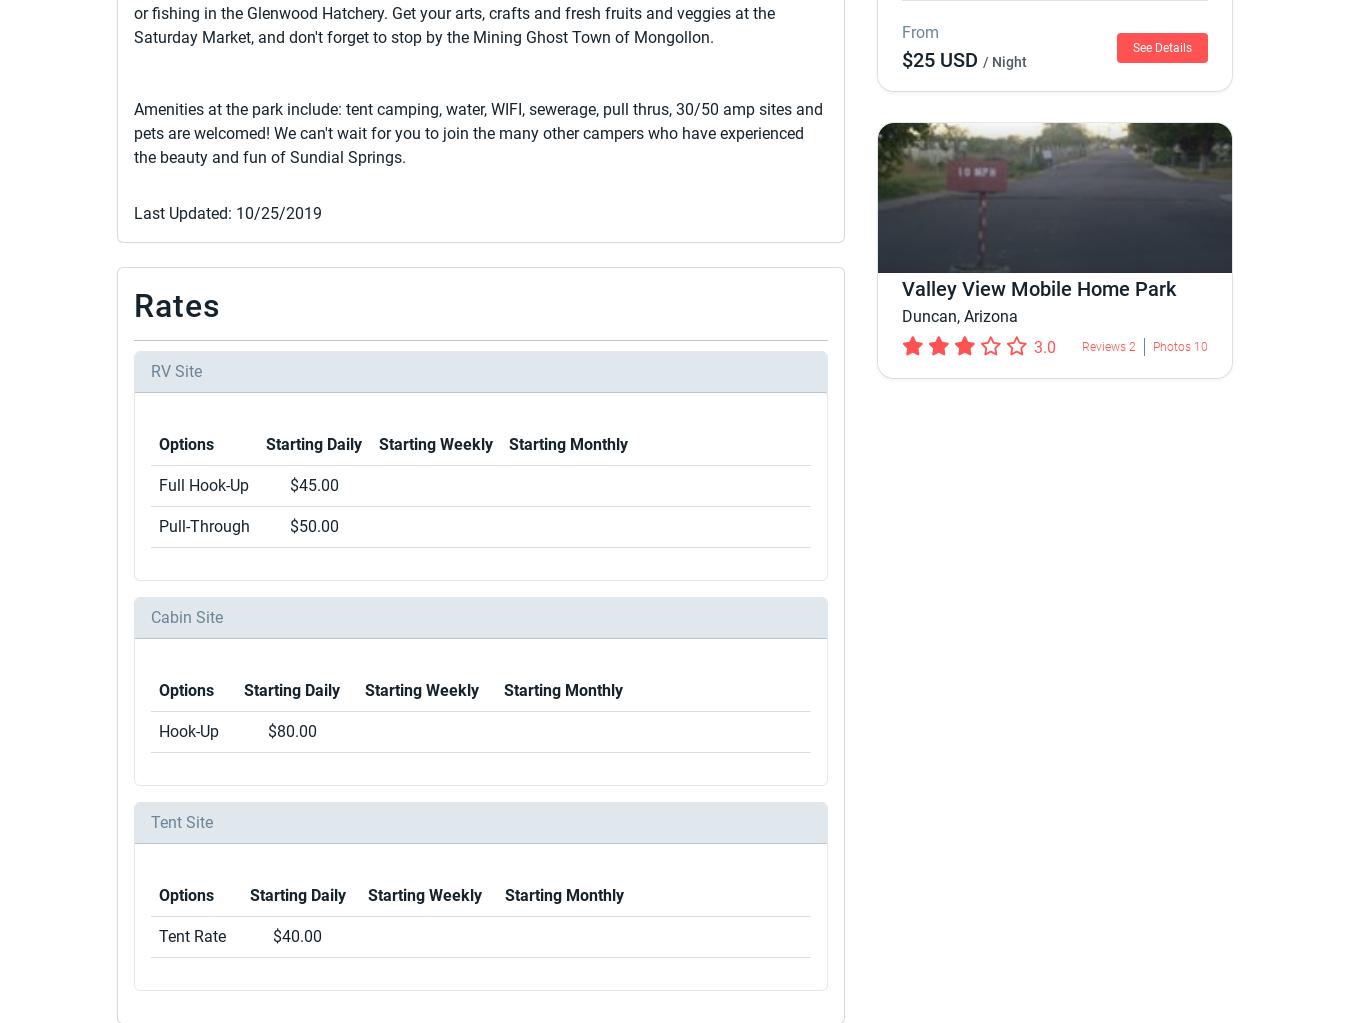 Image resolution: width=1350 pixels, height=1023 pixels. What do you see at coordinates (572, 774) in the screenshot?
I see `'Nomads'` at bounding box center [572, 774].